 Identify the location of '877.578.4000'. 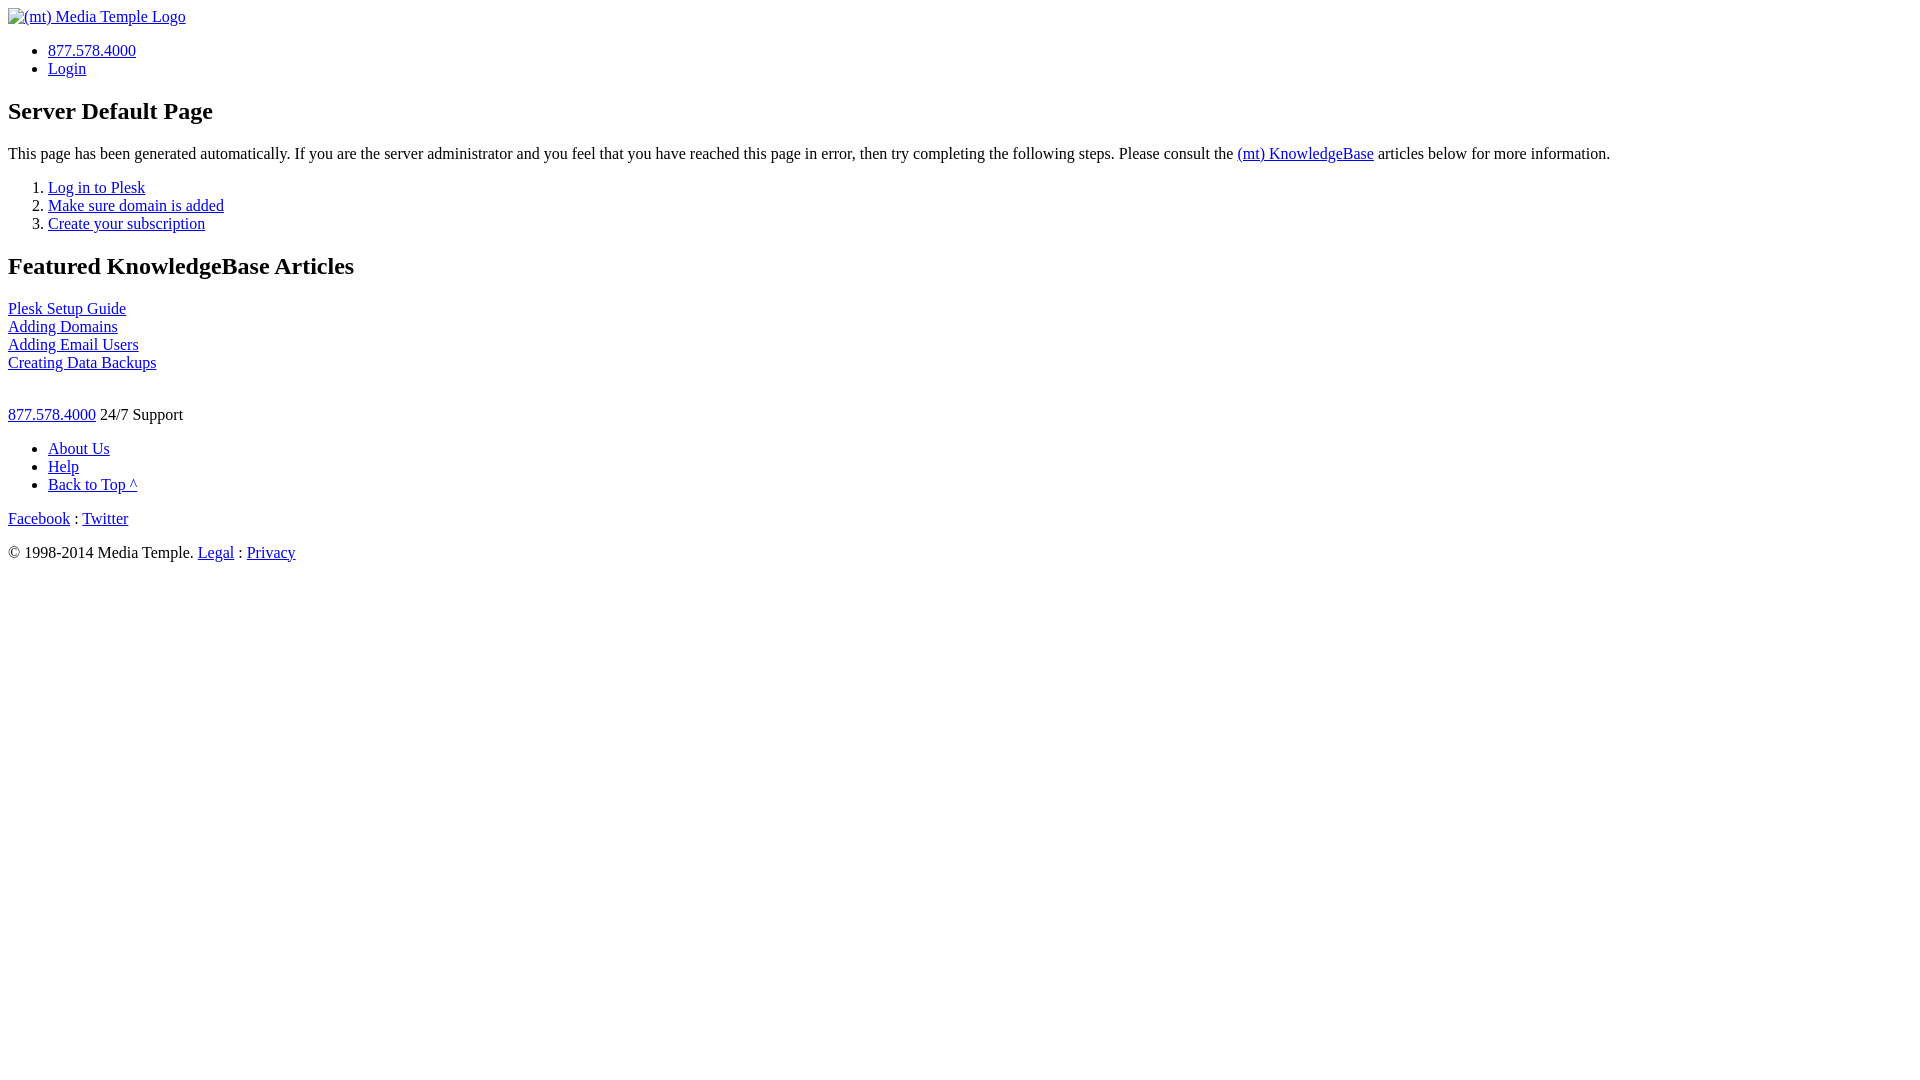
(90, 49).